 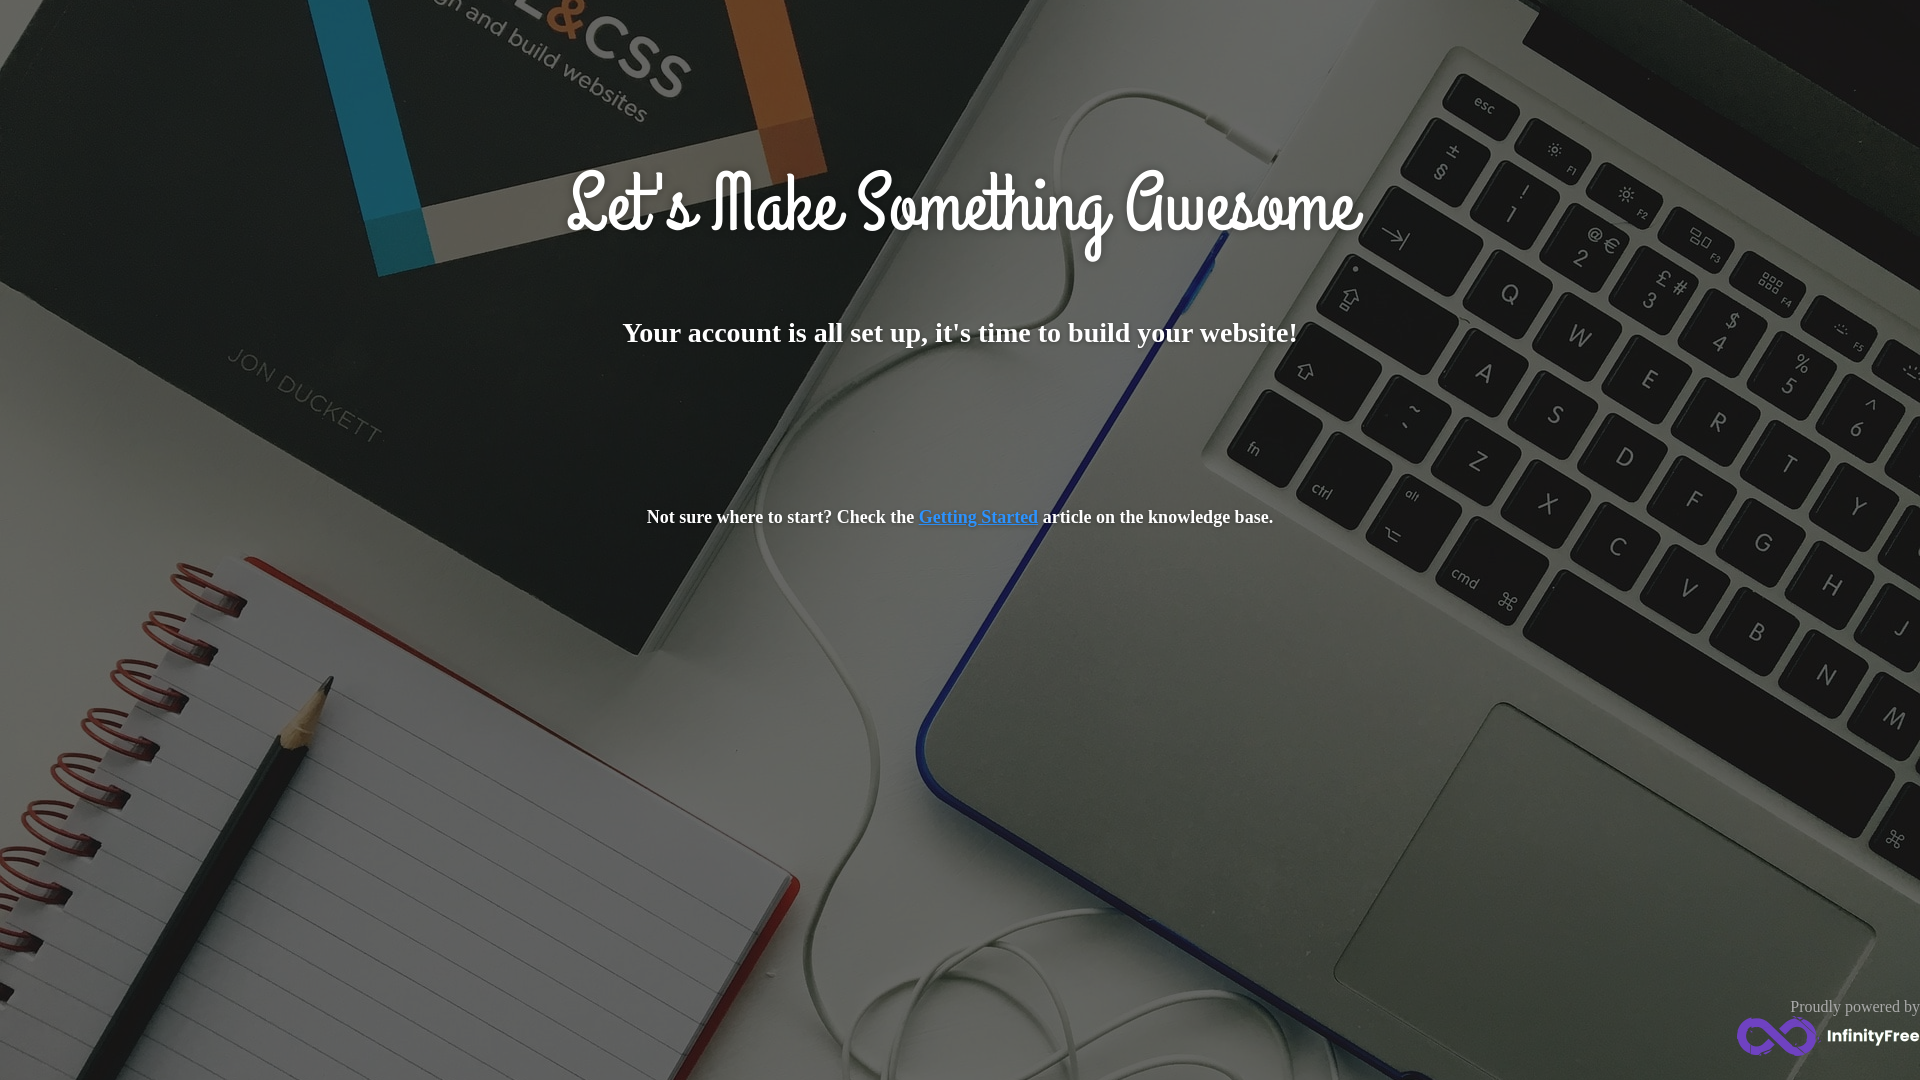 I want to click on 'Getting Started', so click(x=978, y=515).